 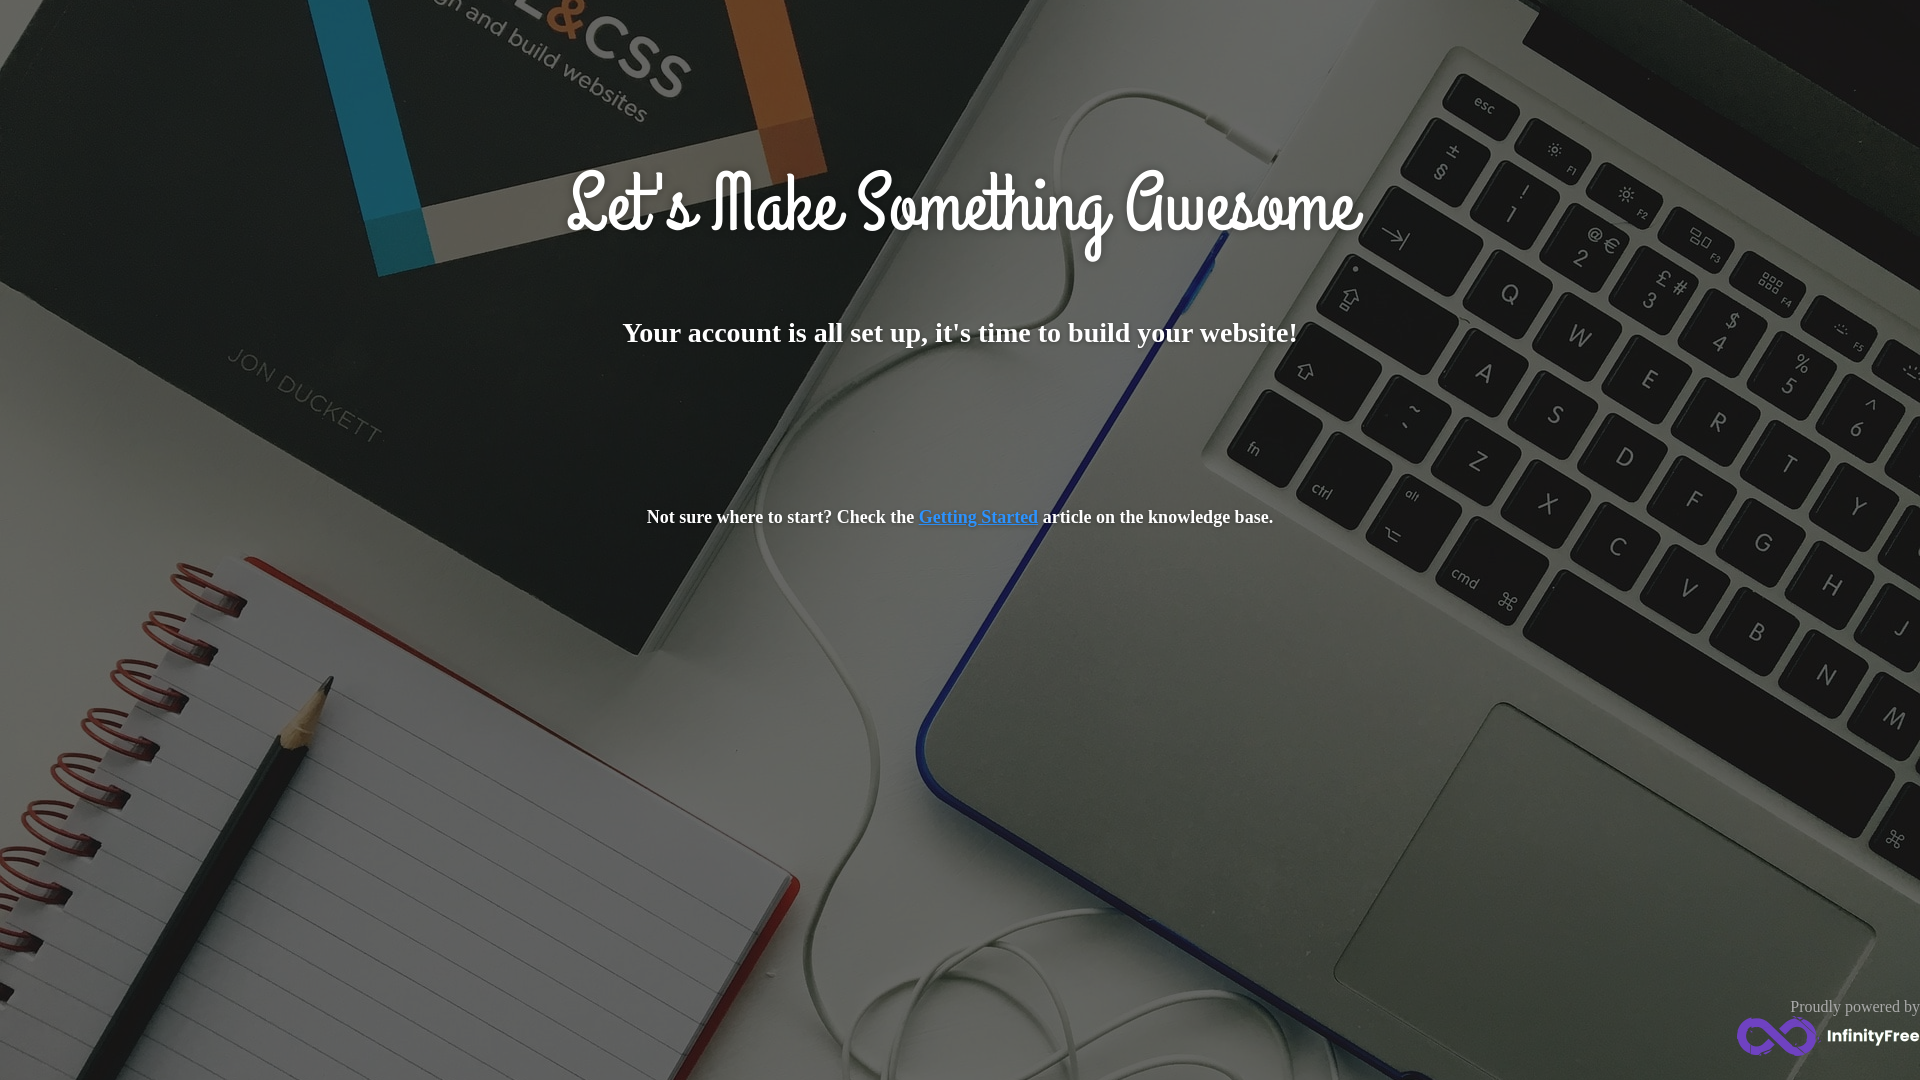 I want to click on 'Getting Started', so click(x=978, y=515).